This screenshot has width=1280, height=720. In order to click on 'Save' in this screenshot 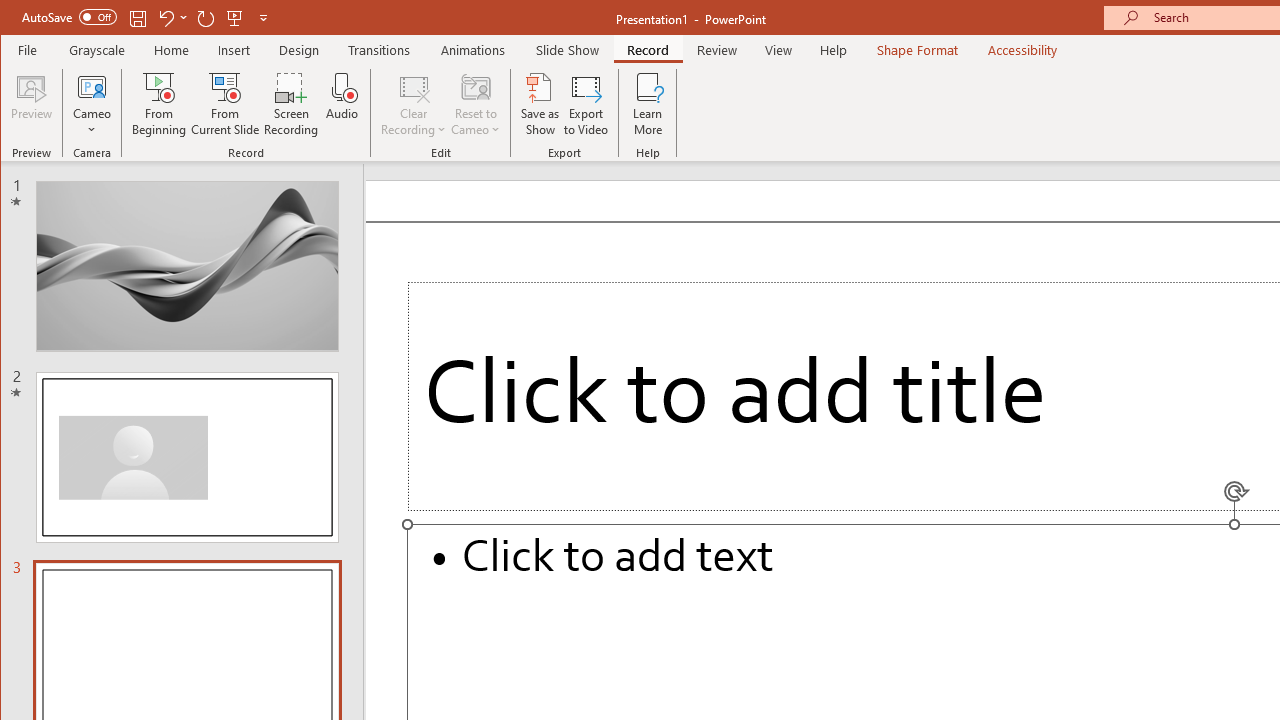, I will do `click(137, 17)`.